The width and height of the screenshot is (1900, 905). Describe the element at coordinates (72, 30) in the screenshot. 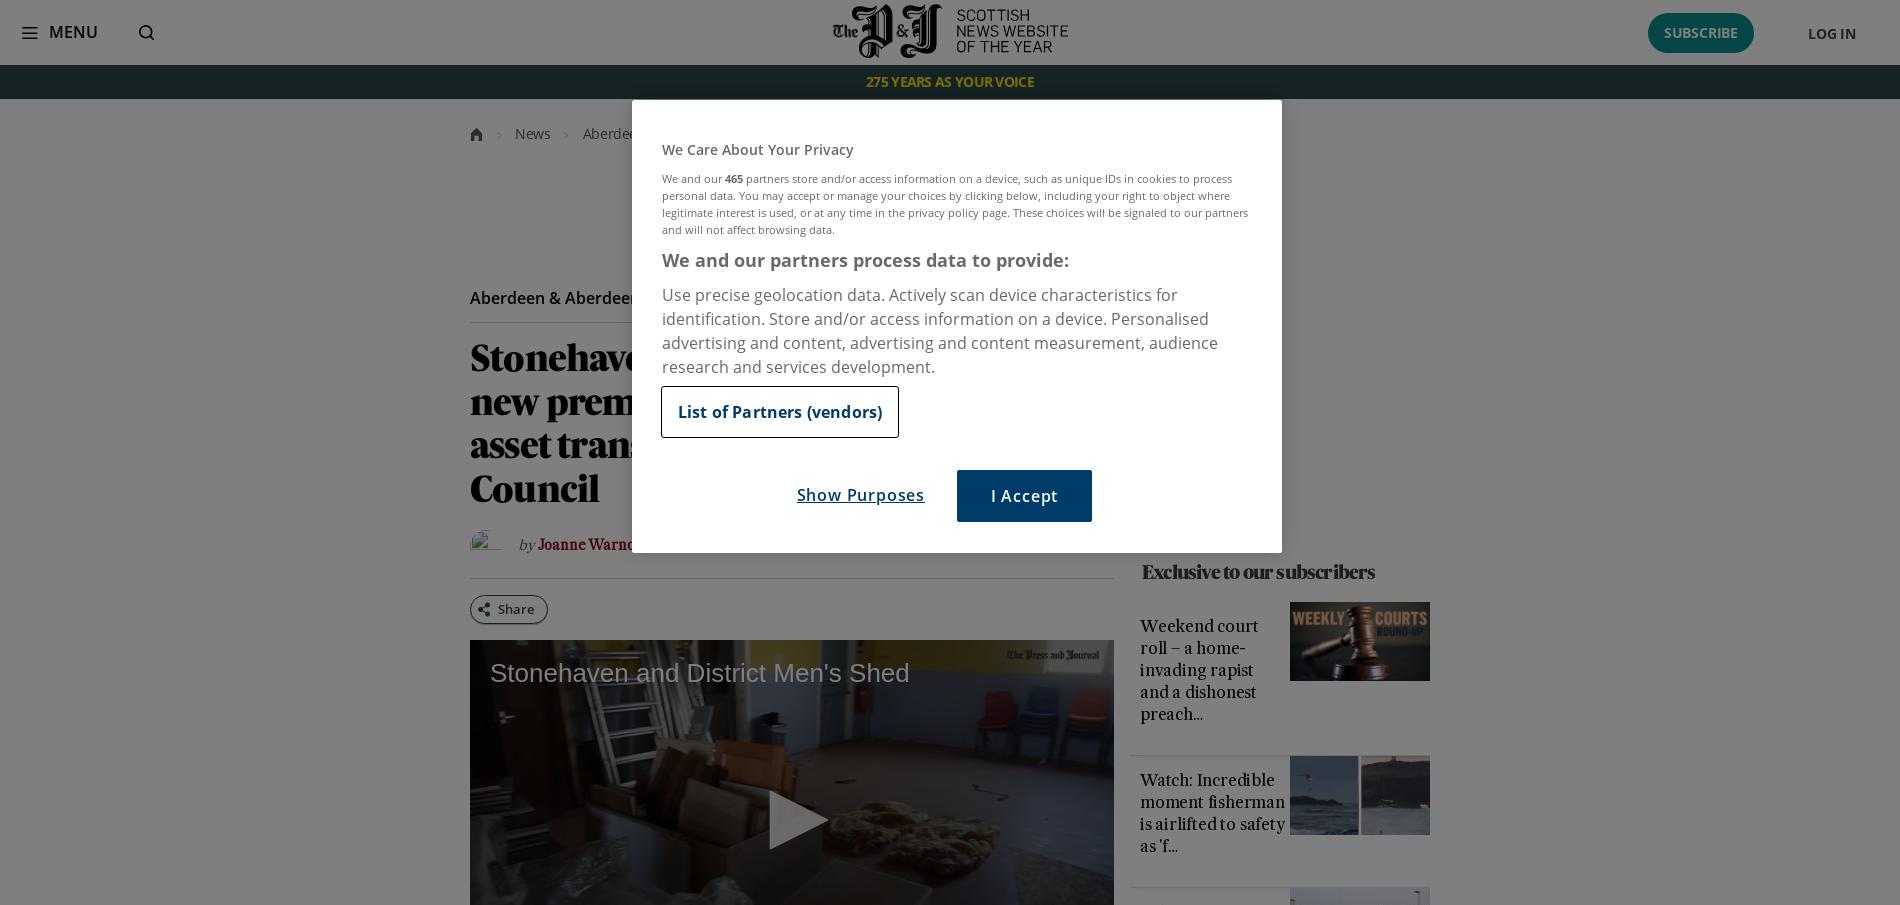

I see `'Menu'` at that location.